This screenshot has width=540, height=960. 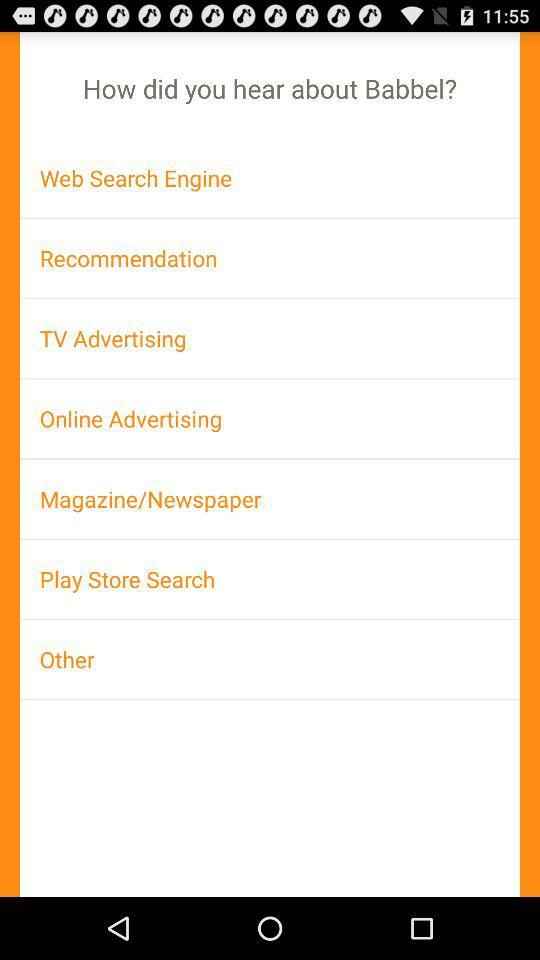 What do you see at coordinates (270, 658) in the screenshot?
I see `icon below the play store search` at bounding box center [270, 658].